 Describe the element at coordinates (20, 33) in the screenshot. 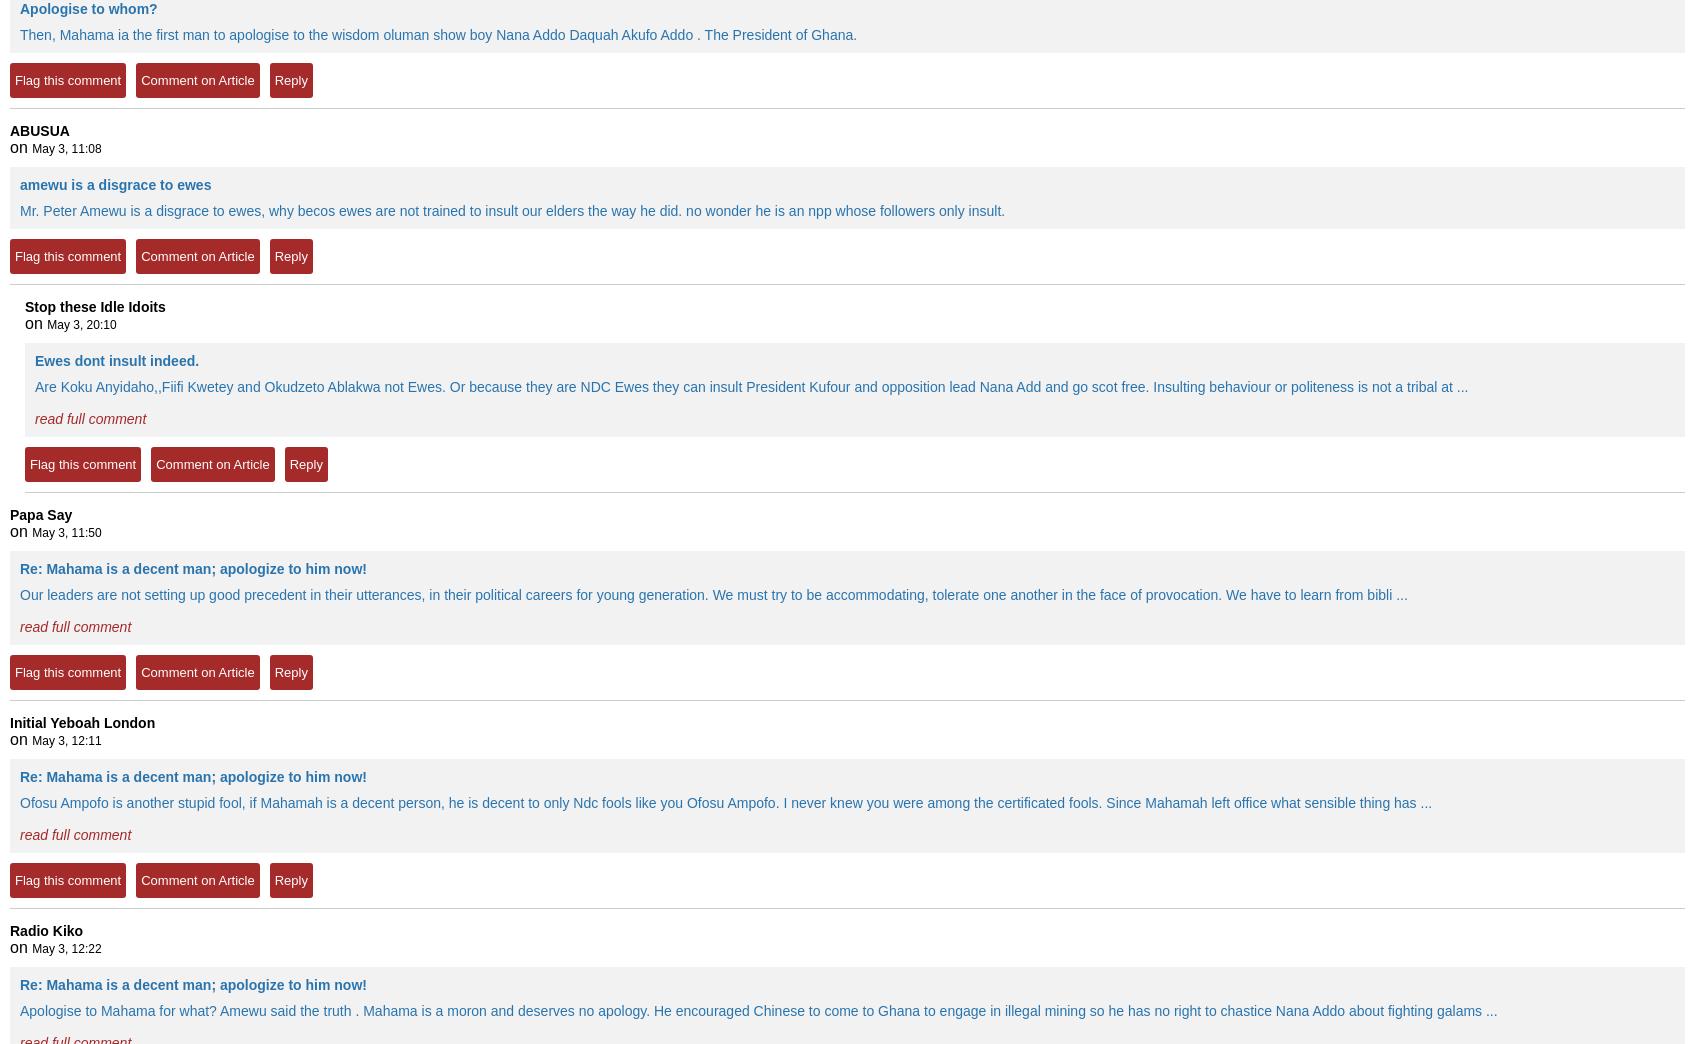

I see `'Then, Mahama ia the first man to apologise to the wisdom oluman show boy Nana Addo Daquah Akufo Addo . The President of Ghana.'` at that location.